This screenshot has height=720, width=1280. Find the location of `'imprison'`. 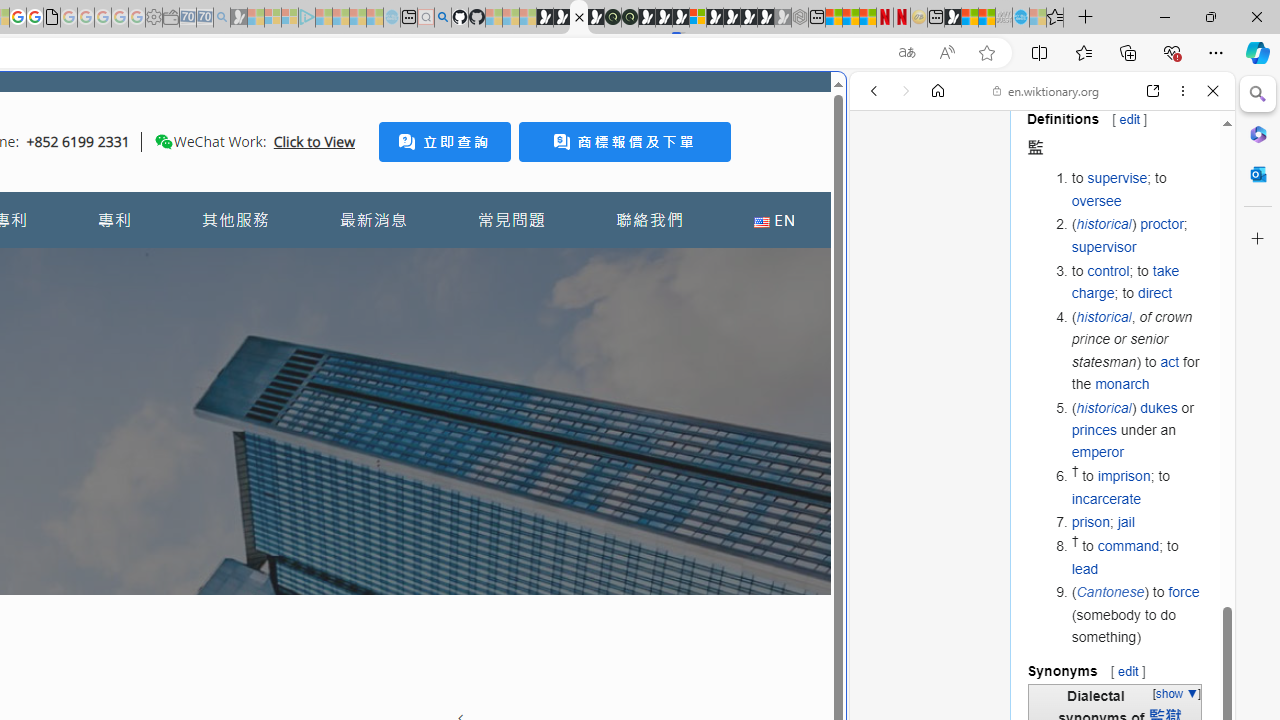

'imprison' is located at coordinates (1123, 476).